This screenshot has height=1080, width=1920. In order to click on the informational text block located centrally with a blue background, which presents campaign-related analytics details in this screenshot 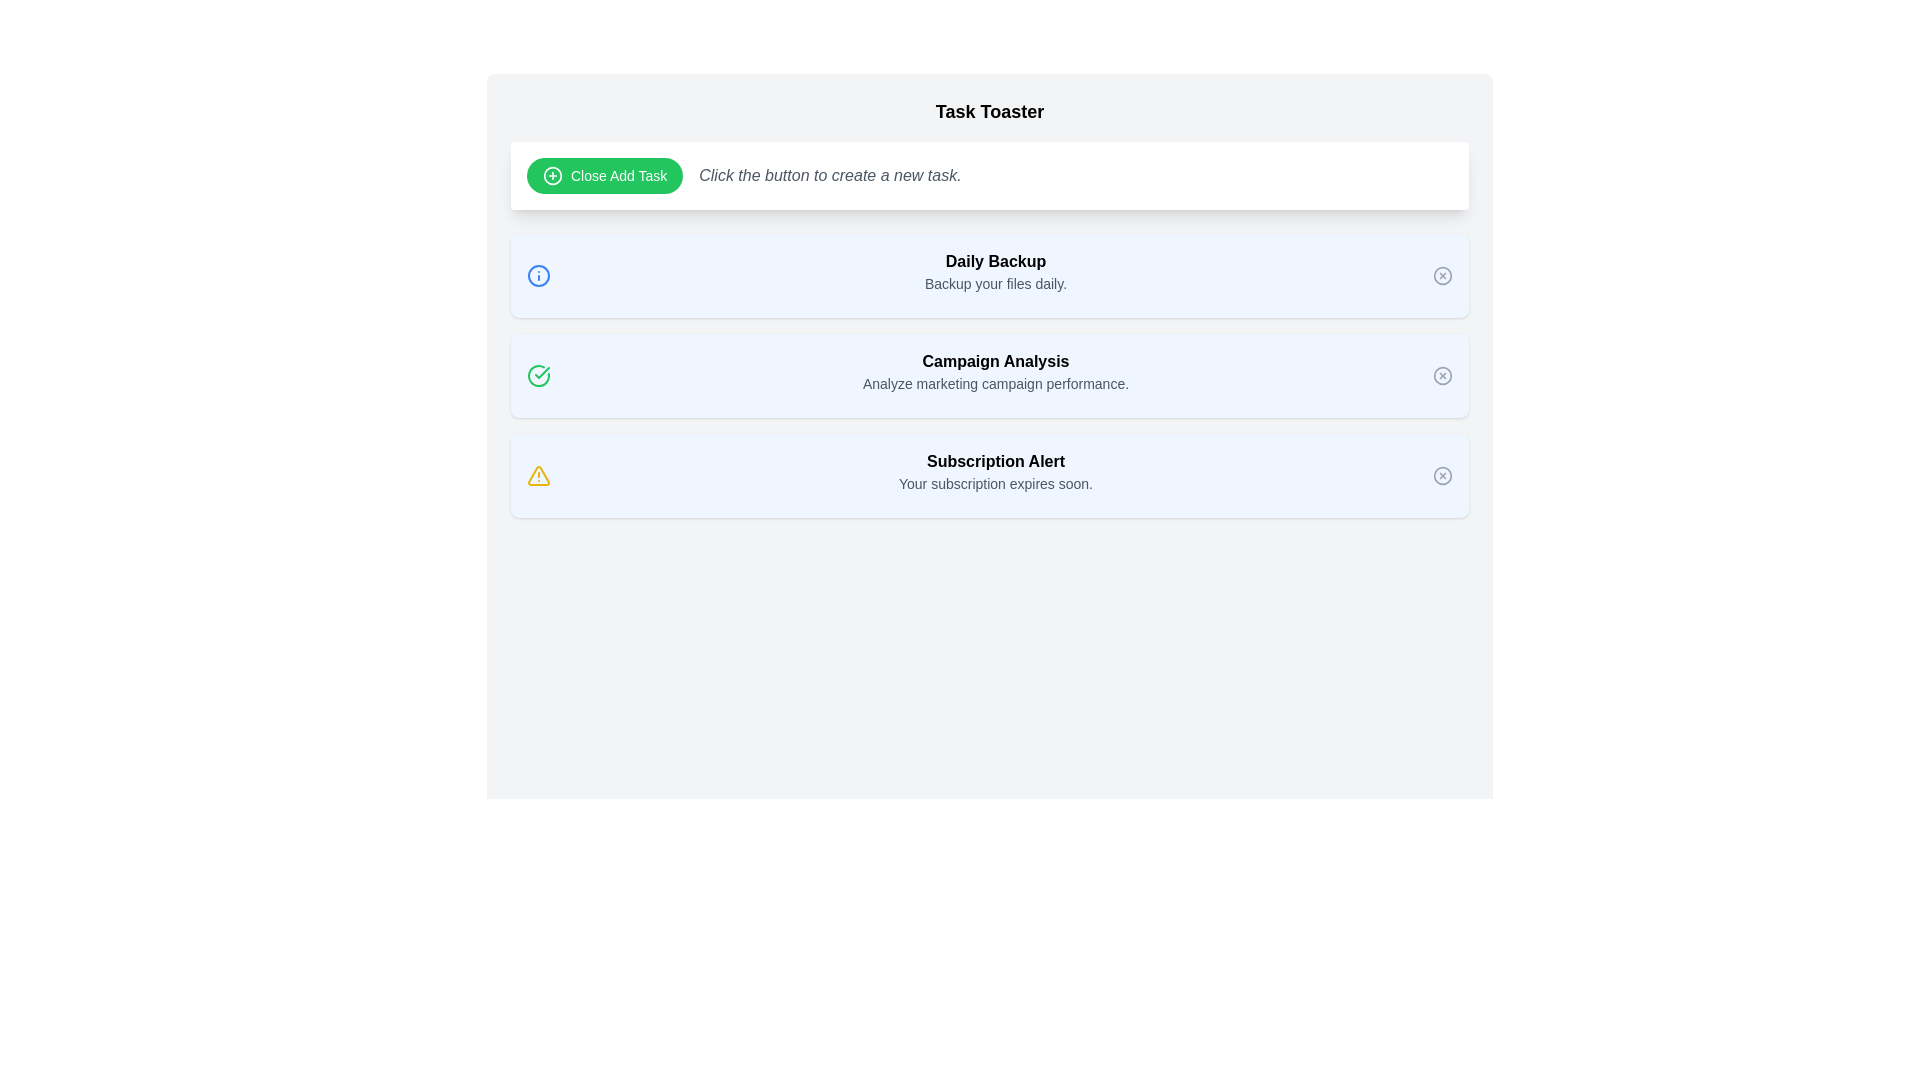, I will do `click(996, 375)`.